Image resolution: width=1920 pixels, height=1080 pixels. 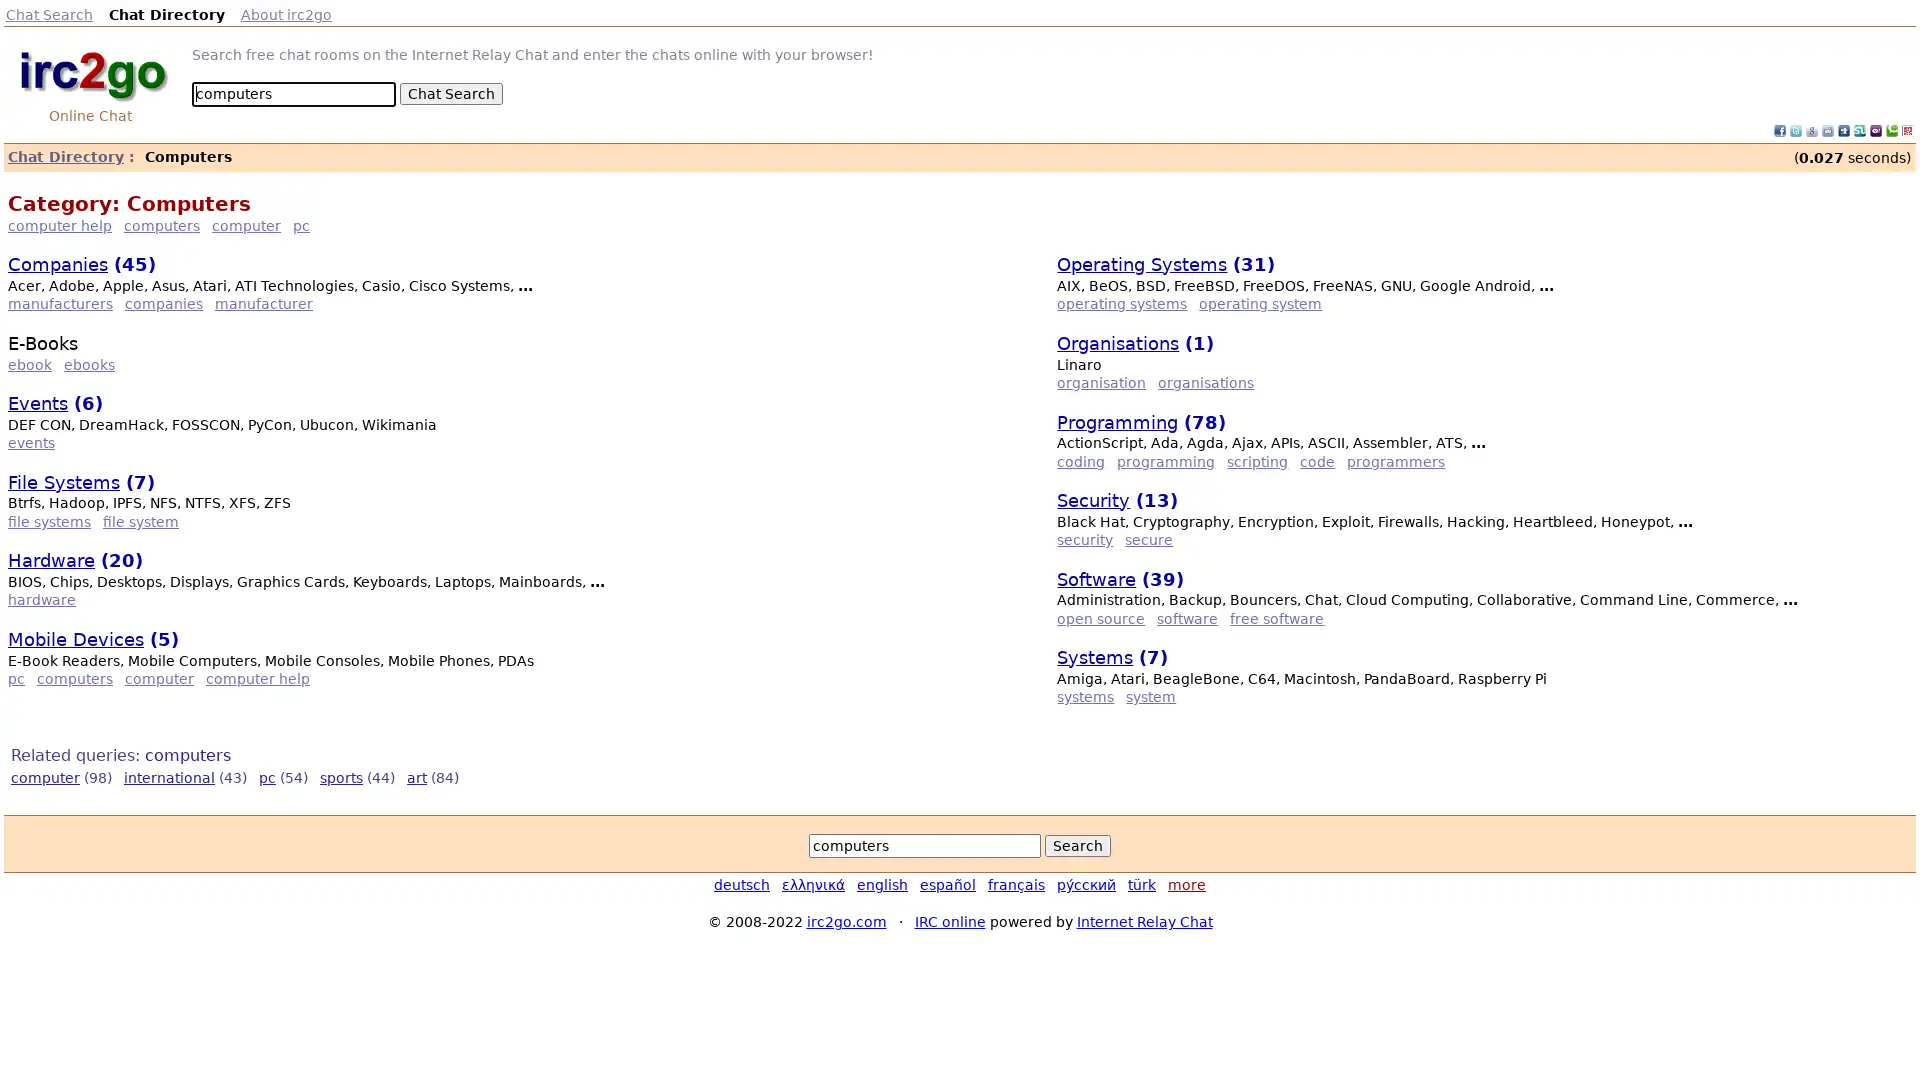 I want to click on Chat Search, so click(x=450, y=93).